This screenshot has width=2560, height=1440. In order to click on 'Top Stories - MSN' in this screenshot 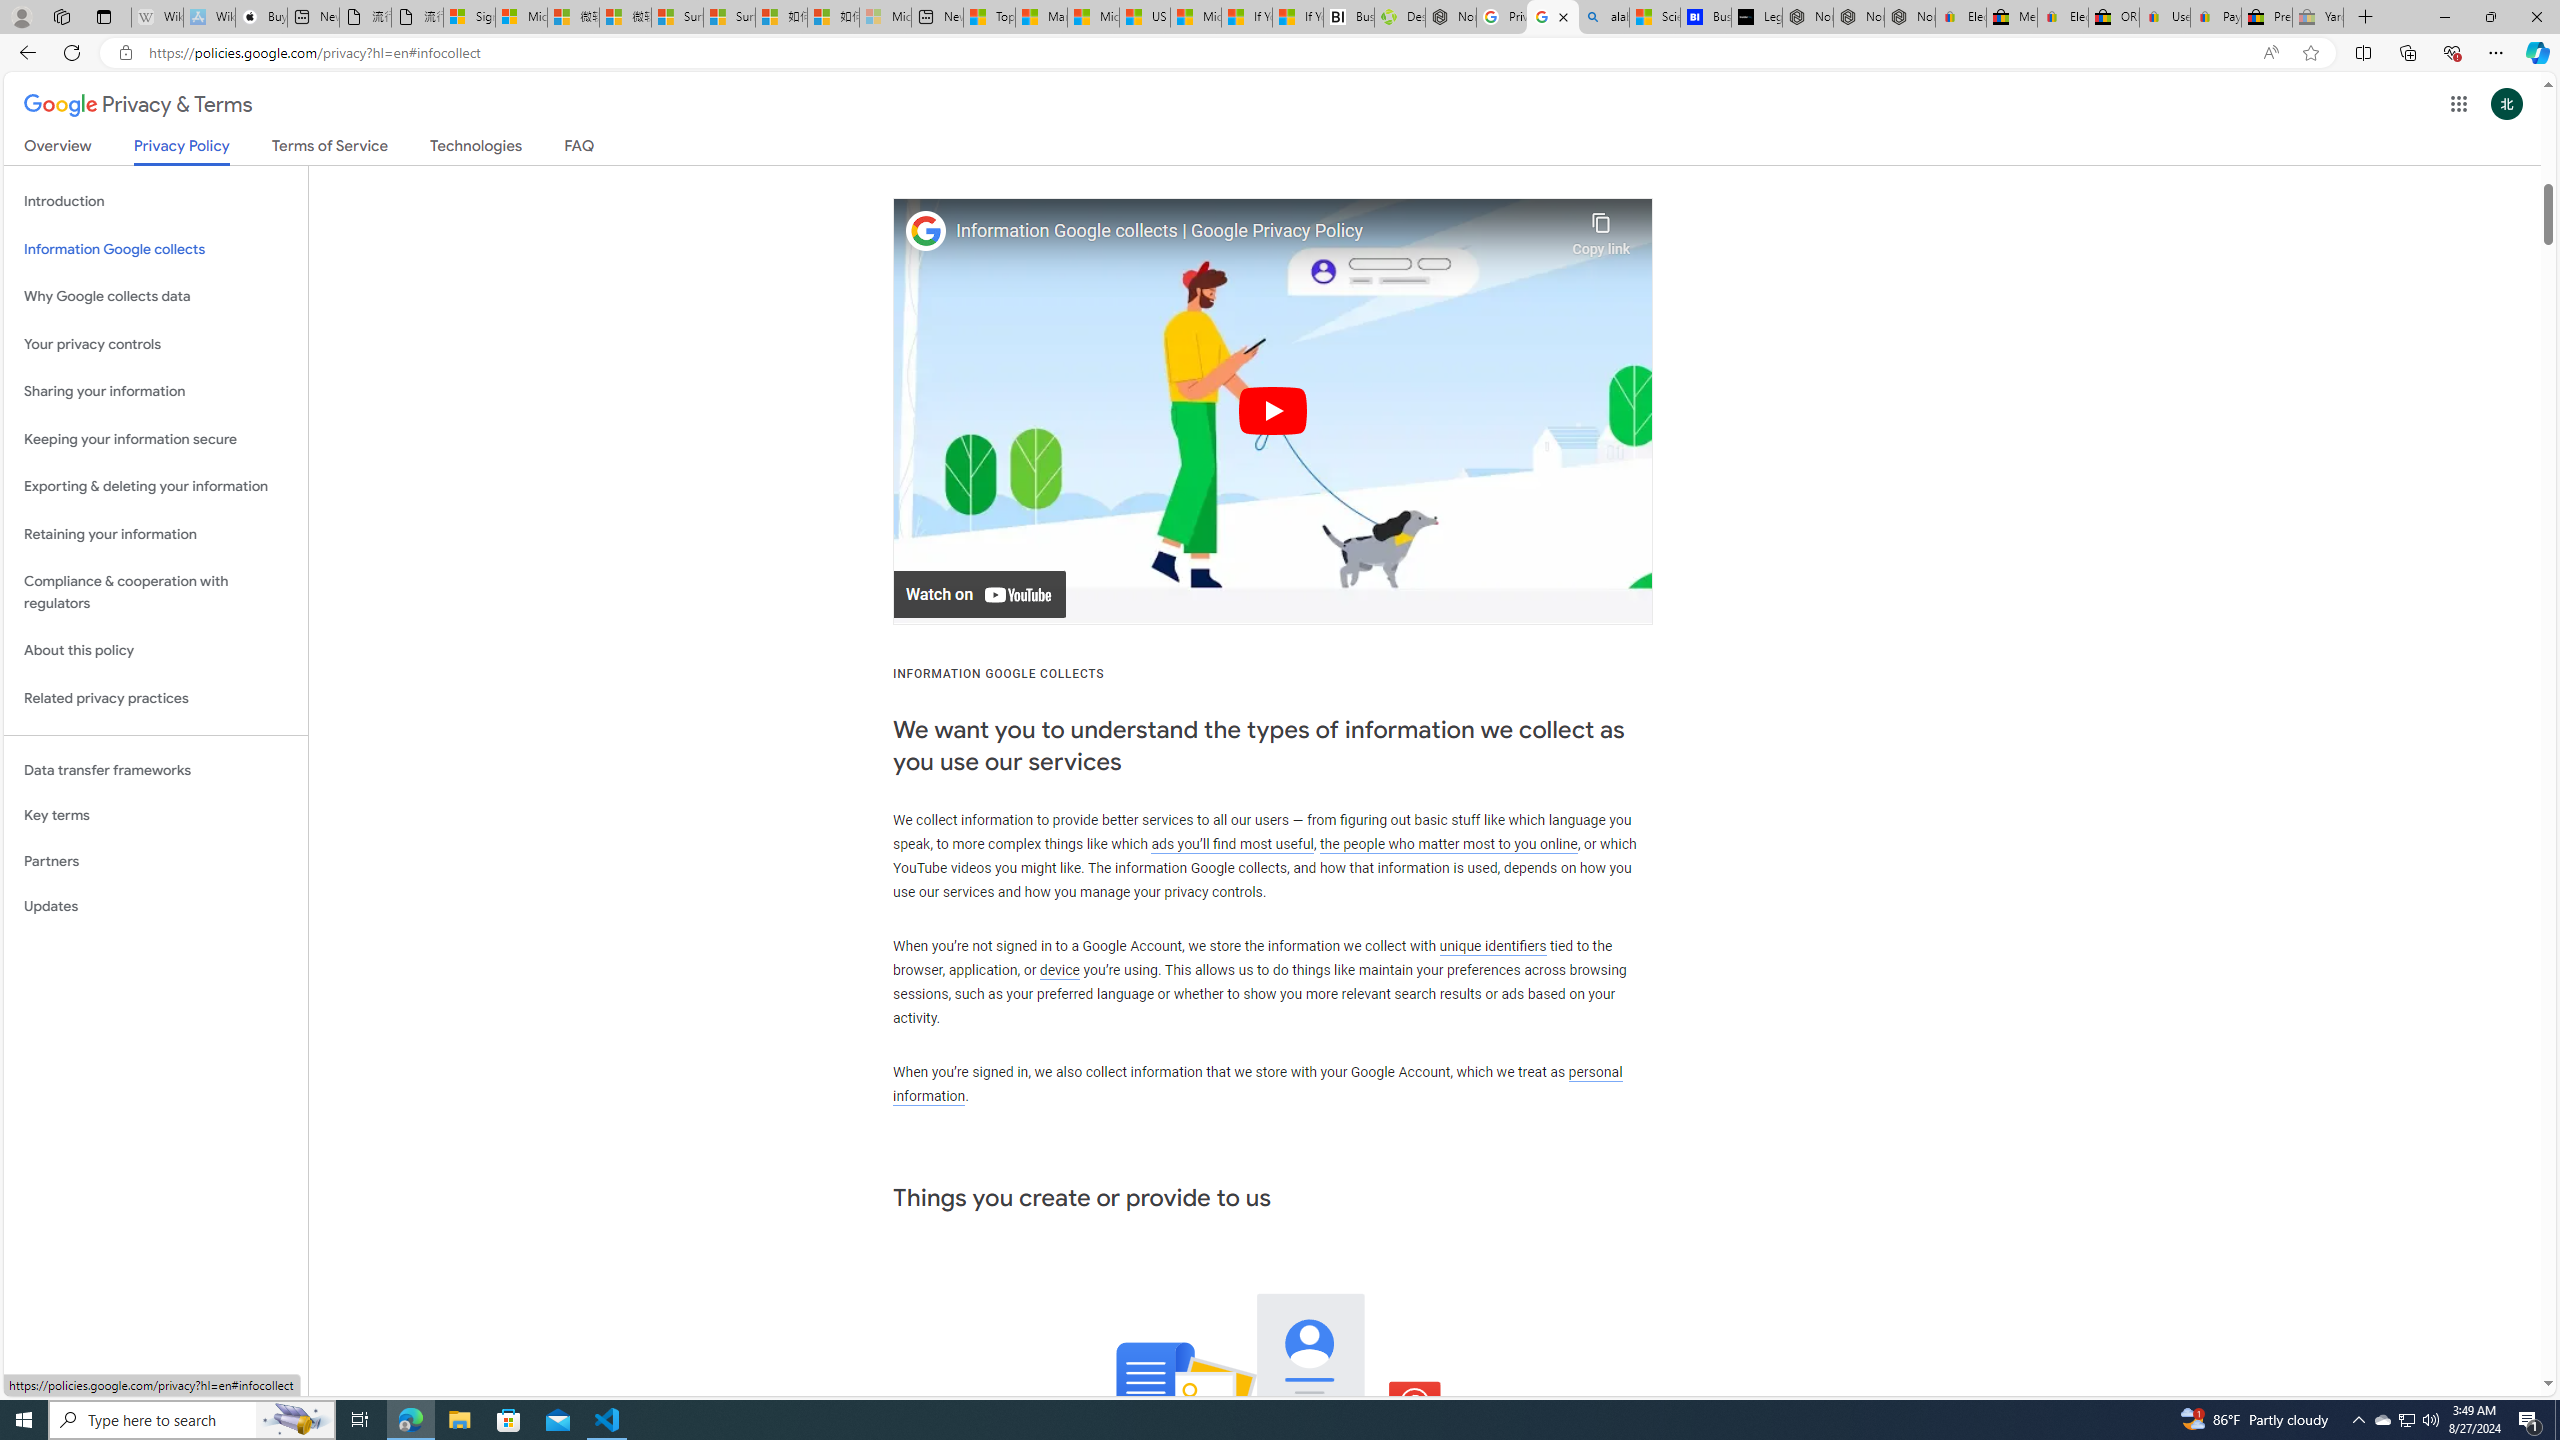, I will do `click(988, 16)`.